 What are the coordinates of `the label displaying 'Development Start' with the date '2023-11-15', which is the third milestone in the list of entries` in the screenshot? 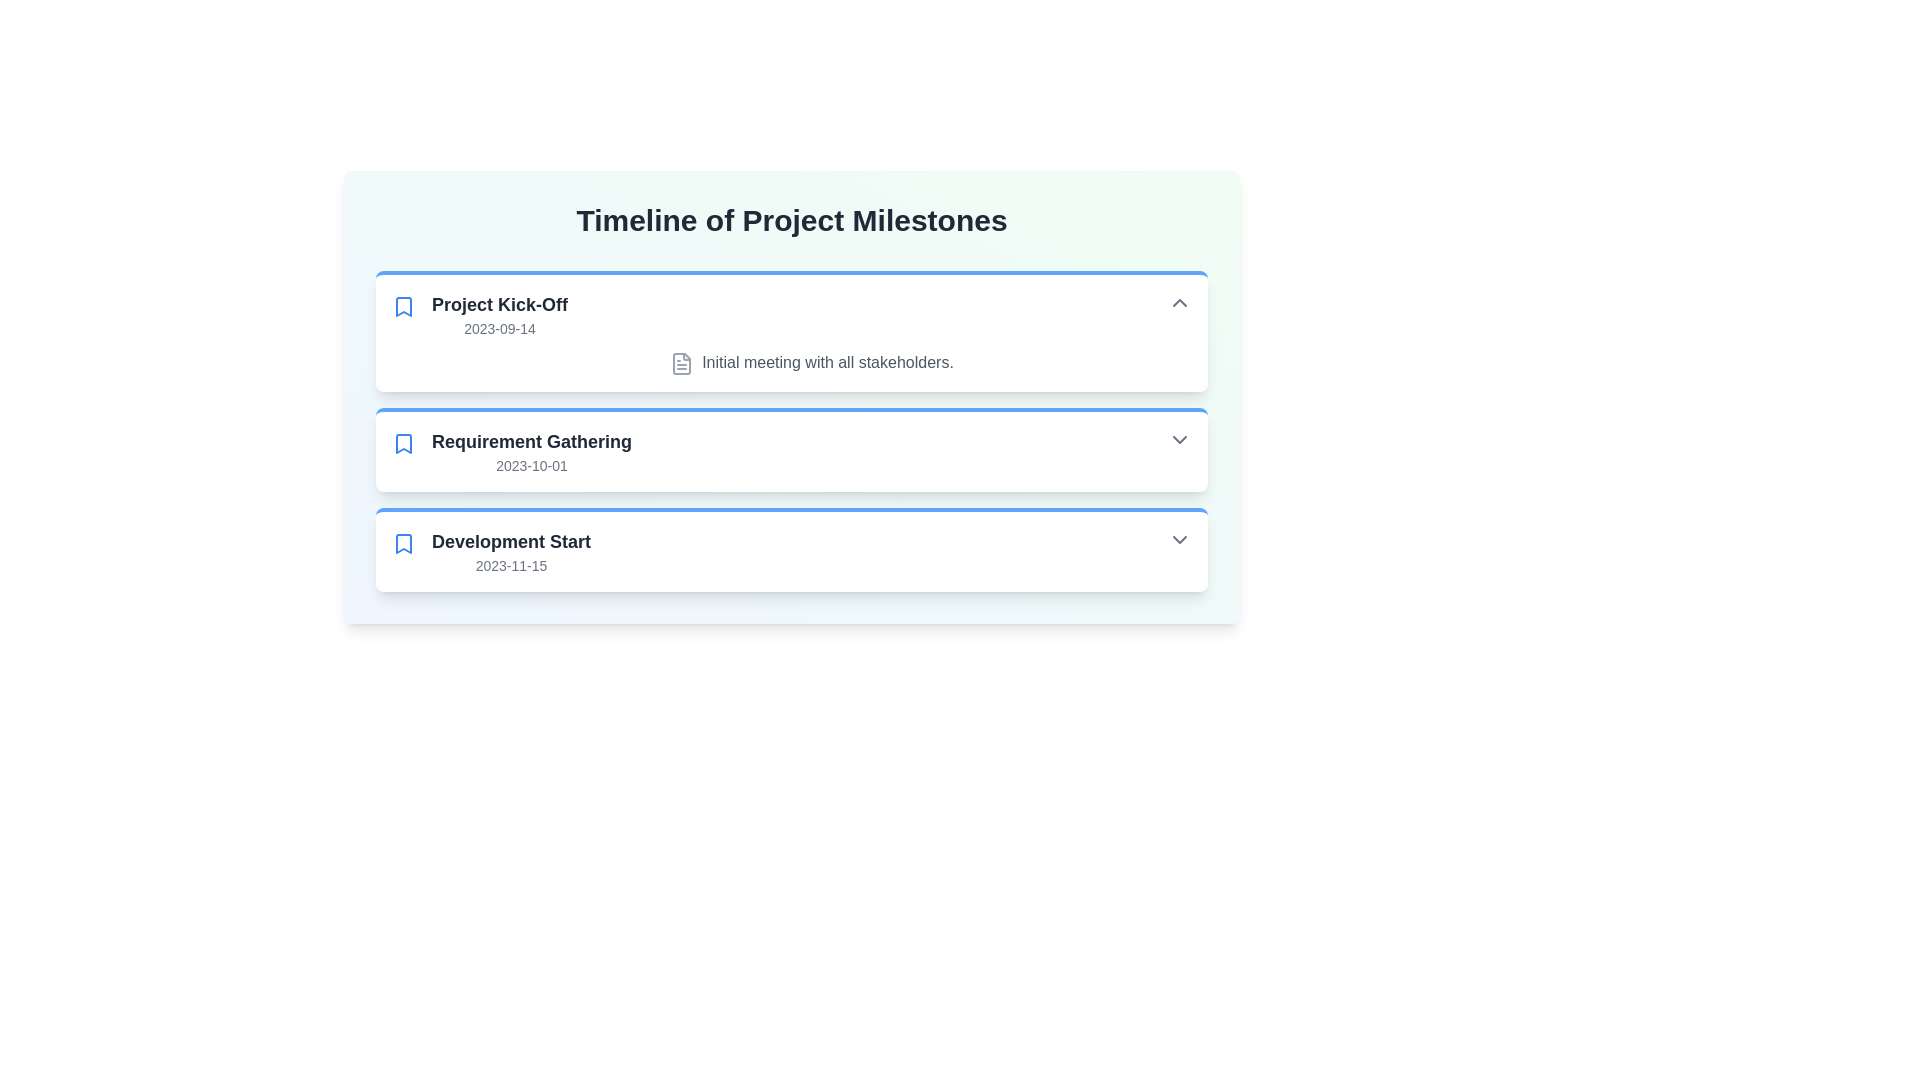 It's located at (511, 551).